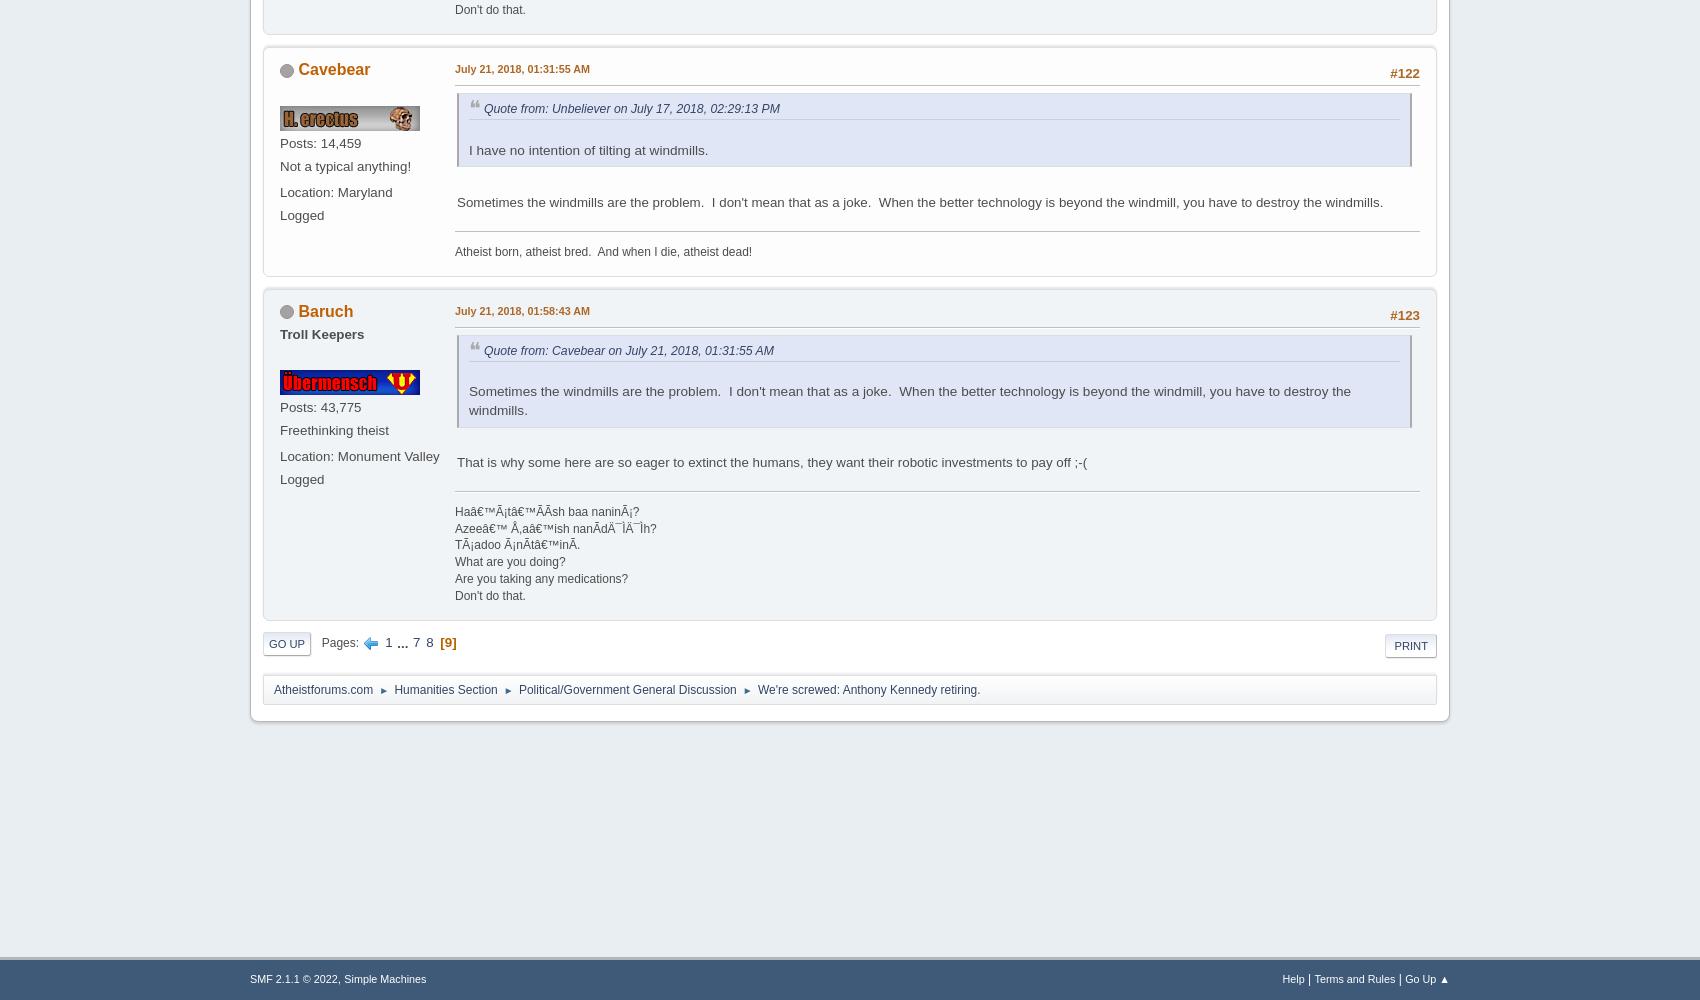 Image resolution: width=1700 pixels, height=1000 pixels. Describe the element at coordinates (1354, 978) in the screenshot. I see `'Terms and Rules'` at that location.